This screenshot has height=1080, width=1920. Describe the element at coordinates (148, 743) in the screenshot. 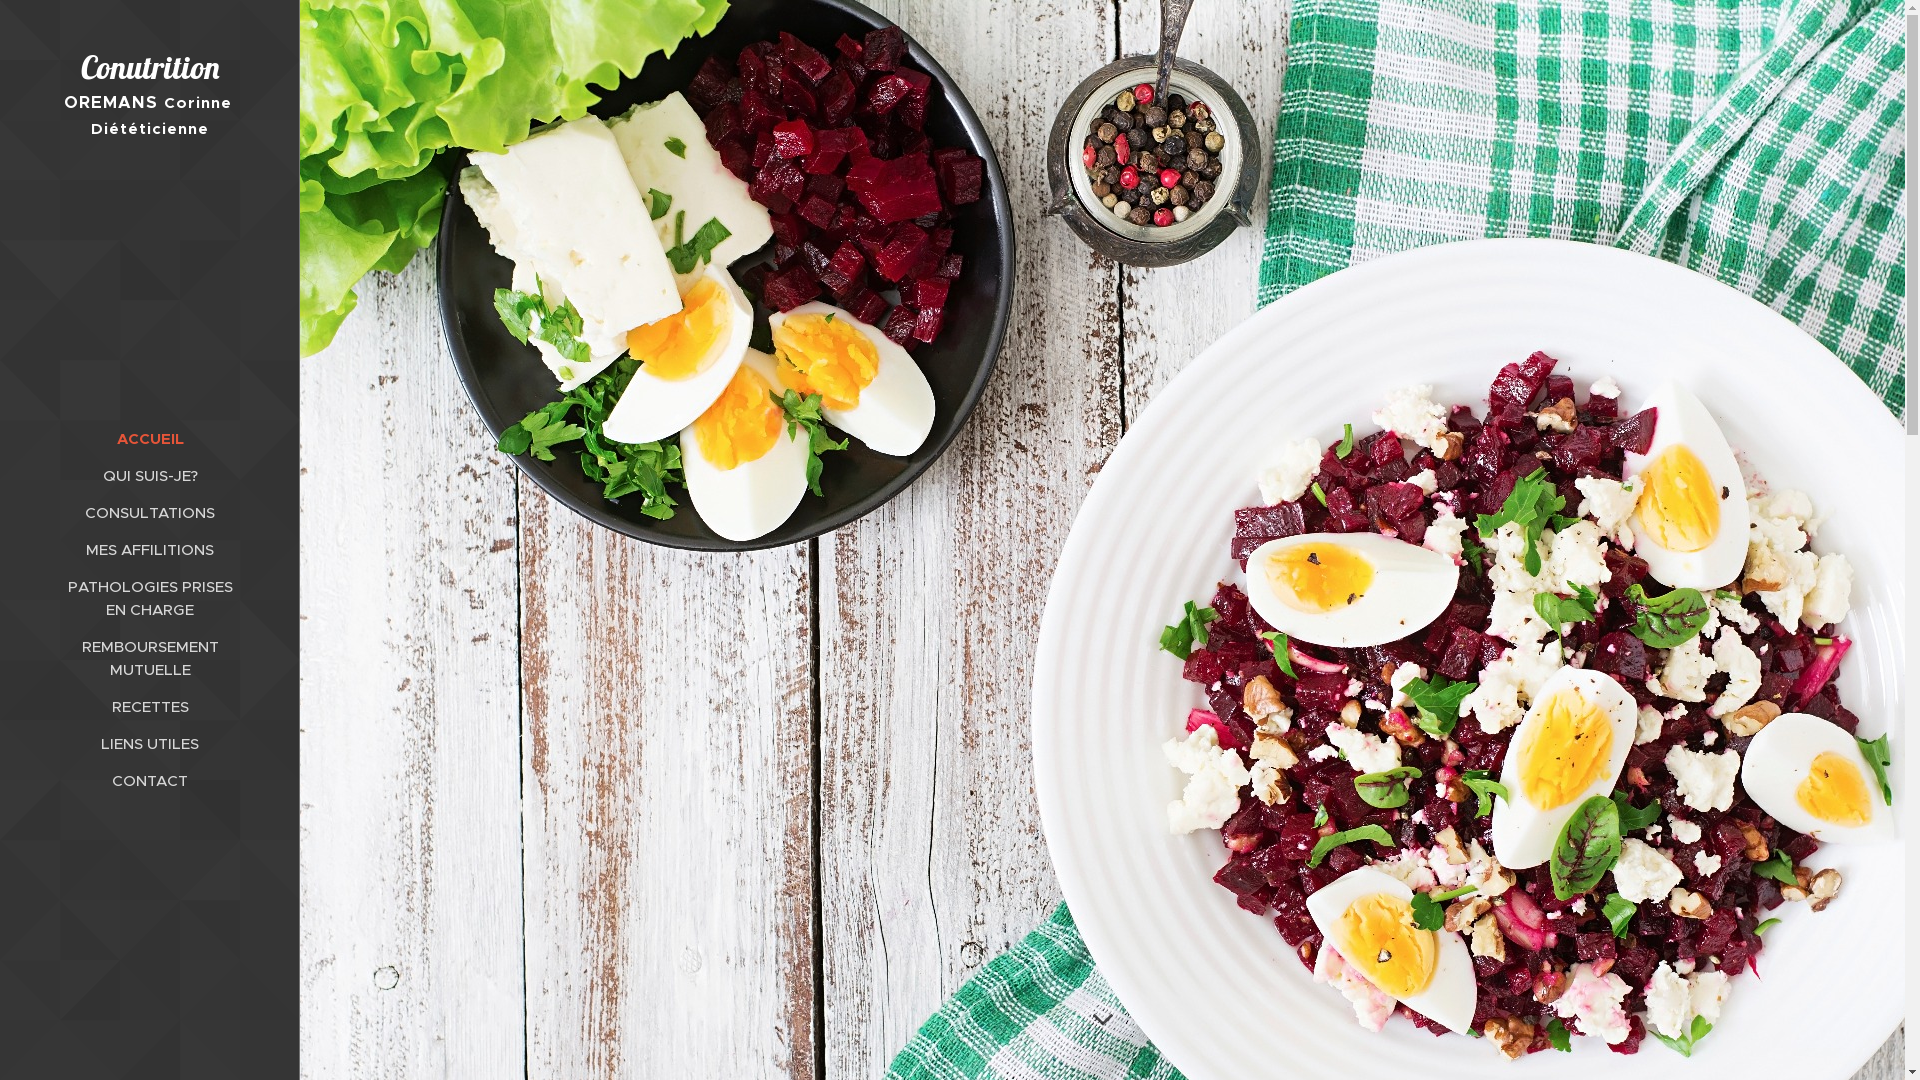

I see `'LIENS UTILES'` at that location.